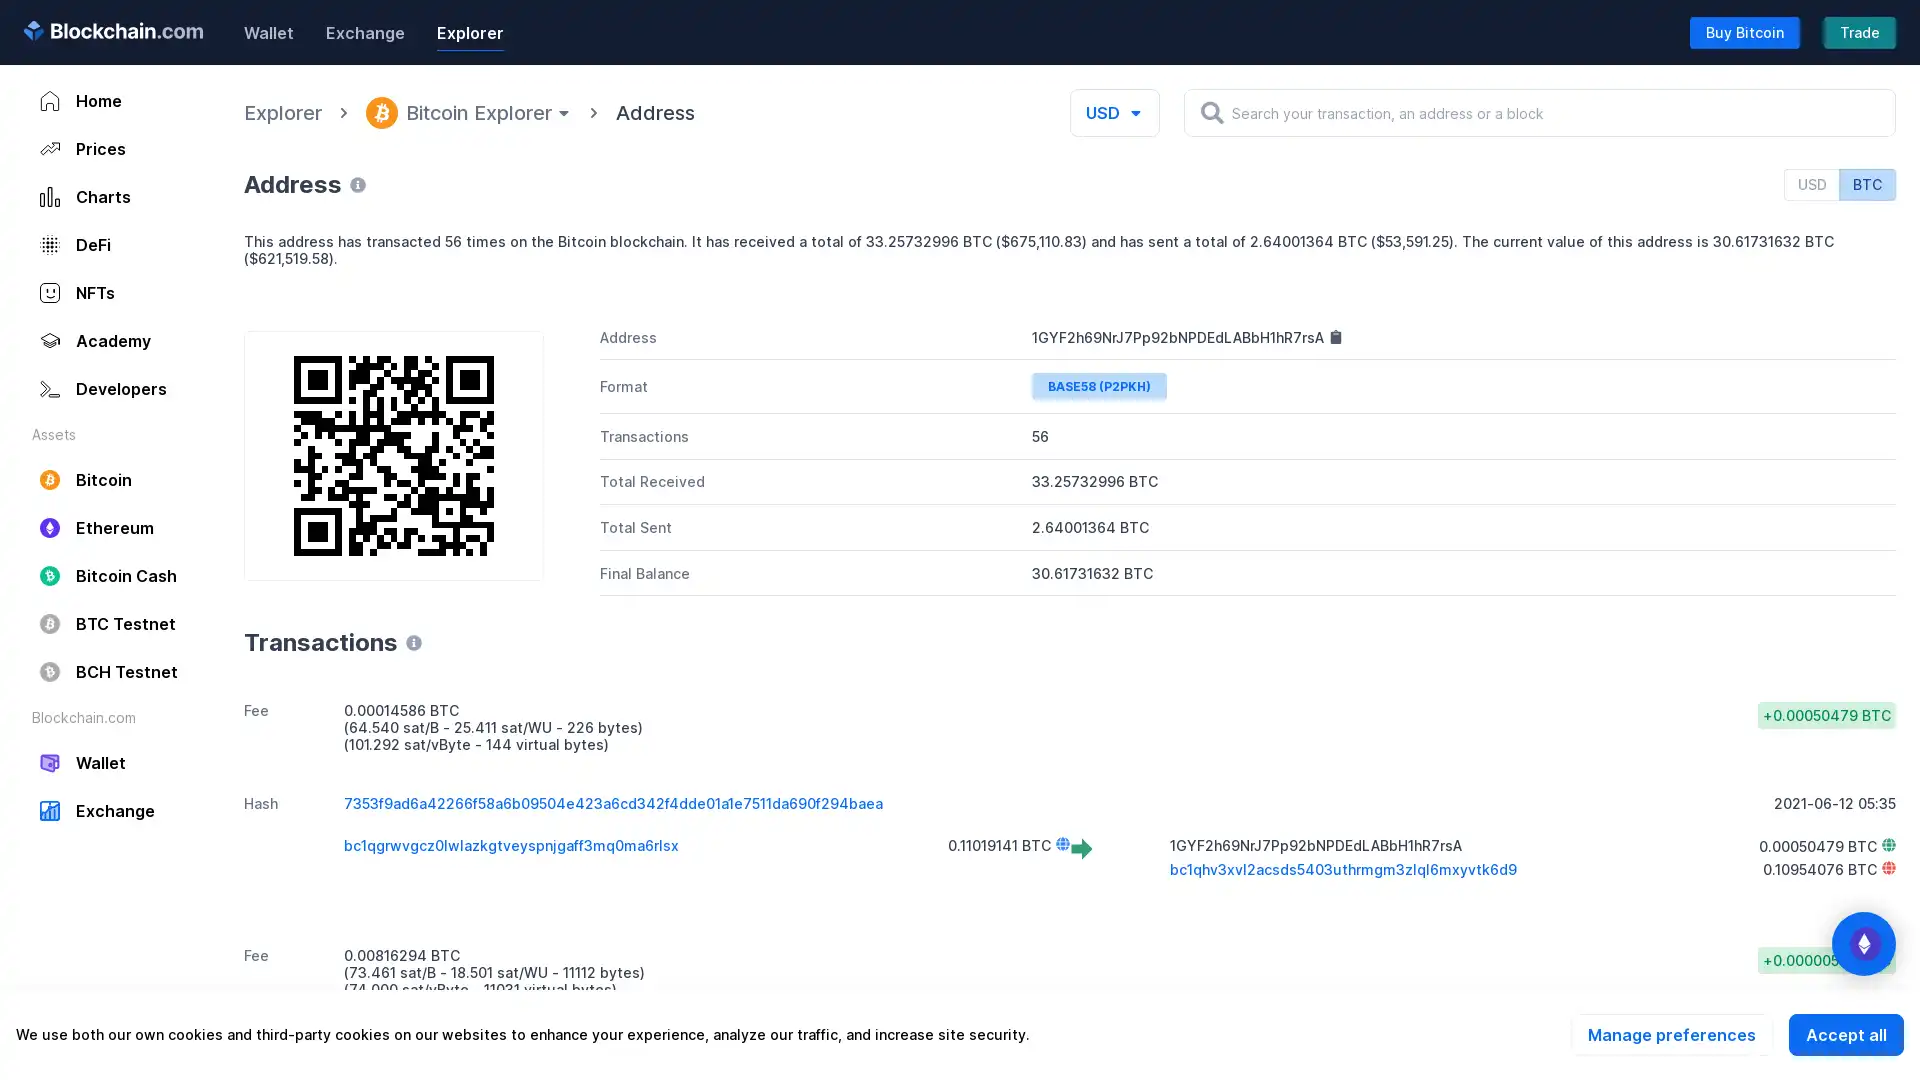 The image size is (1920, 1080). I want to click on Buy Bitcoin, so click(1744, 31).